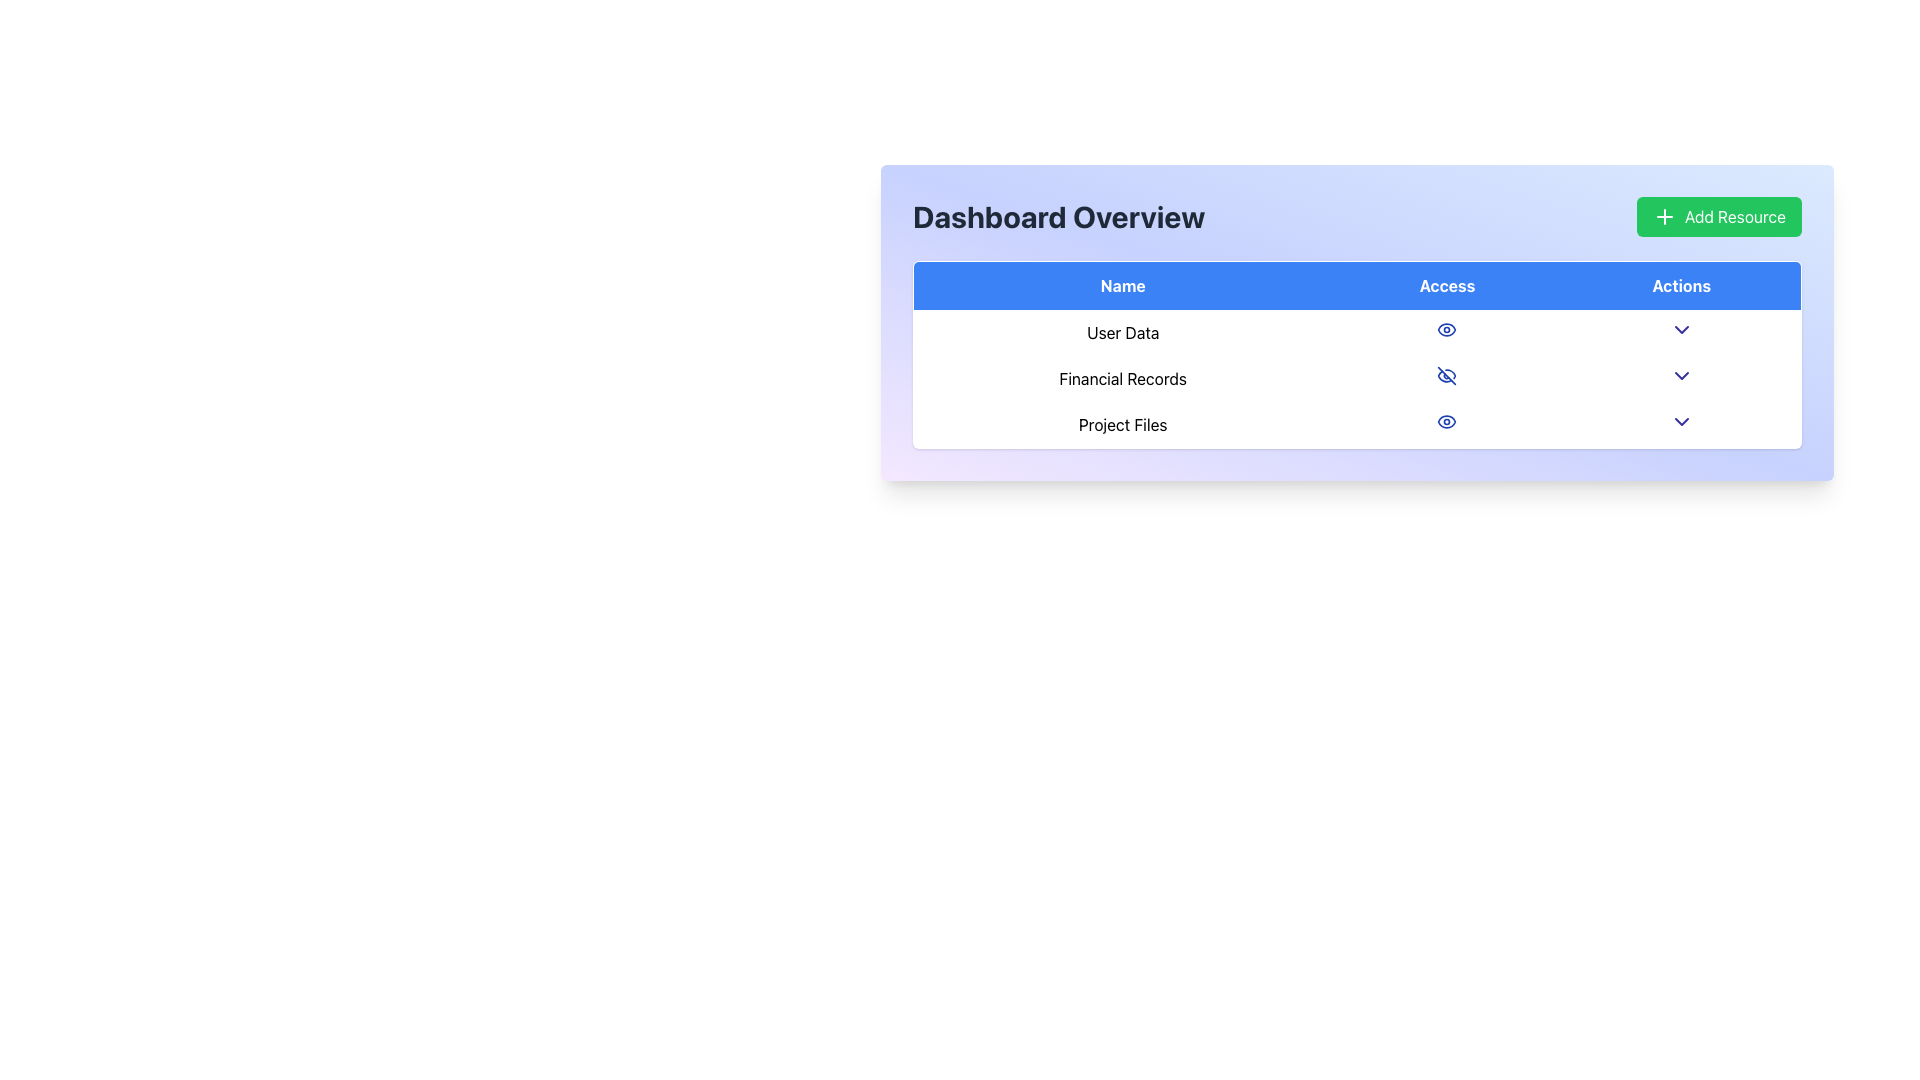 This screenshot has width=1920, height=1080. What do you see at coordinates (1123, 285) in the screenshot?
I see `the first column header of the table, which specifies the data category for item names, located under the 'Dashboard Overview' title` at bounding box center [1123, 285].